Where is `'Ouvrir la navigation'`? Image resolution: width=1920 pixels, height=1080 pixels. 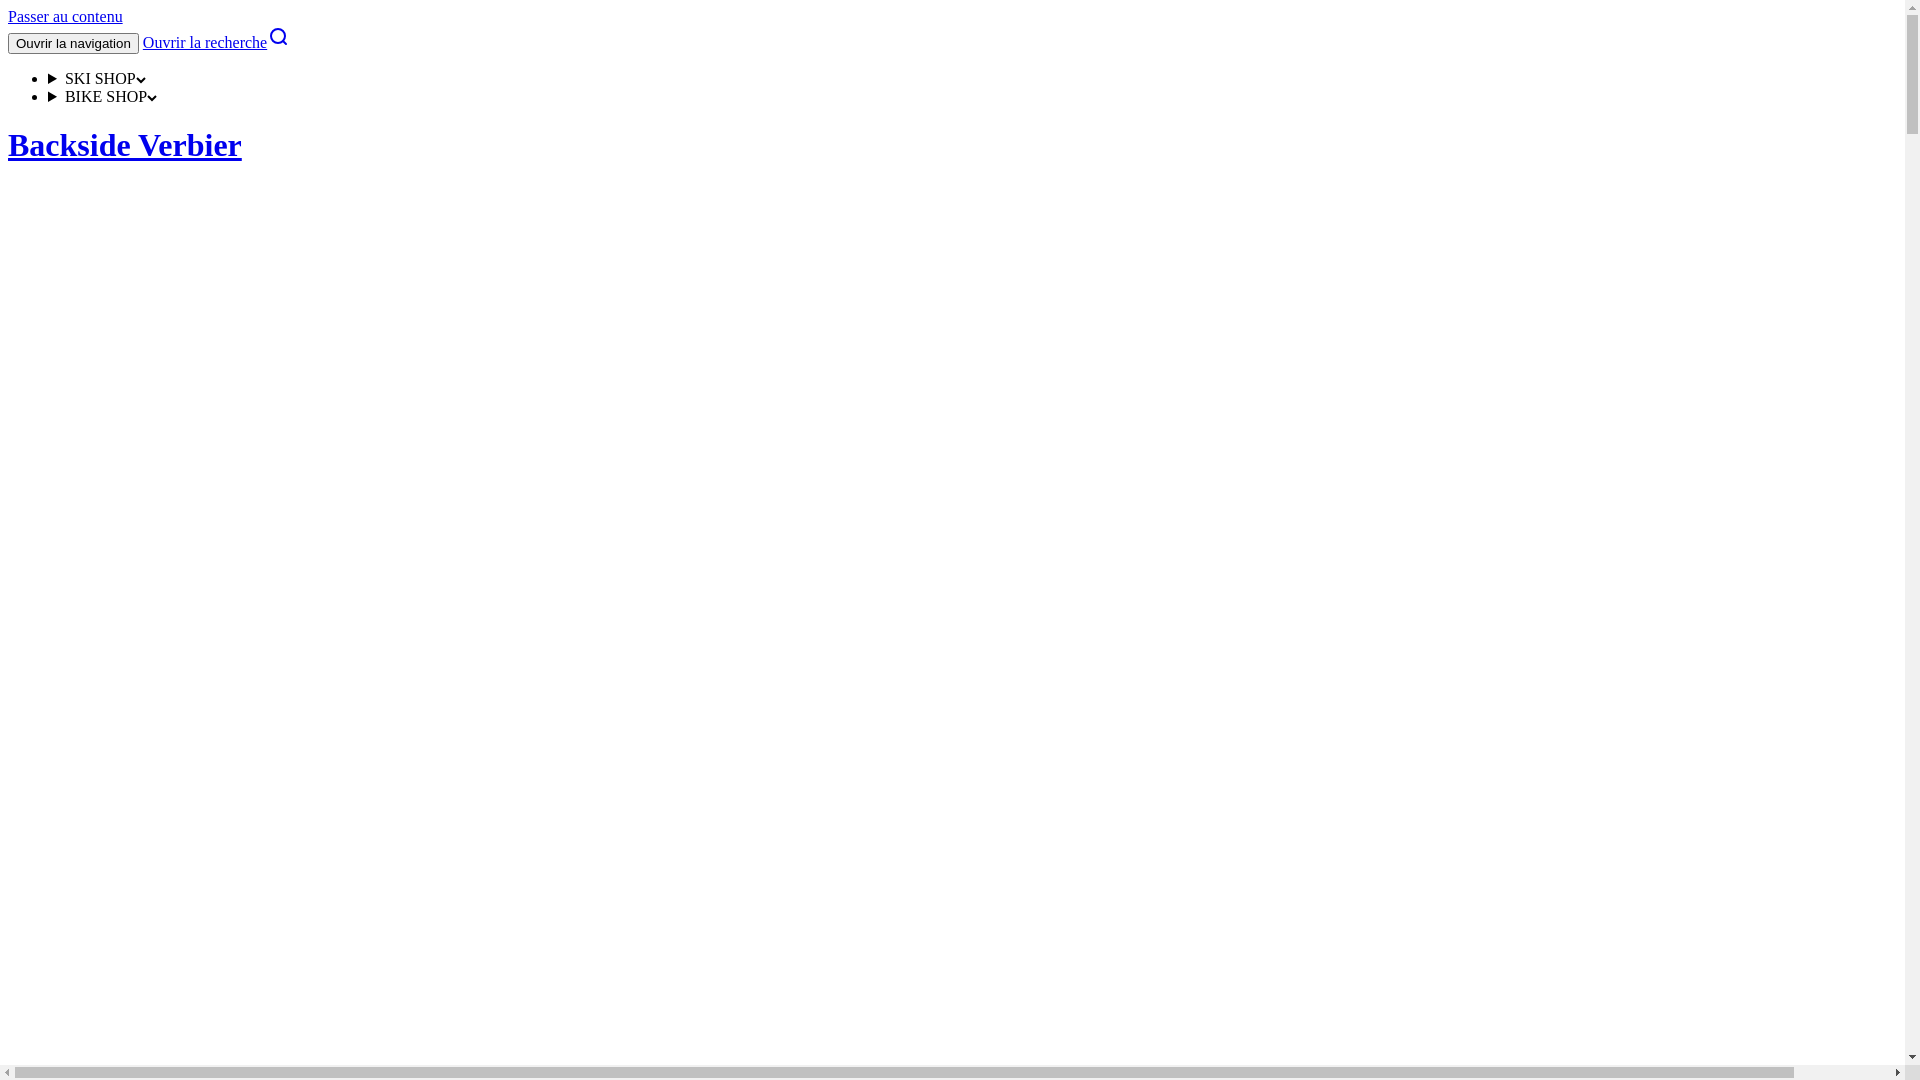
'Ouvrir la navigation' is located at coordinates (73, 43).